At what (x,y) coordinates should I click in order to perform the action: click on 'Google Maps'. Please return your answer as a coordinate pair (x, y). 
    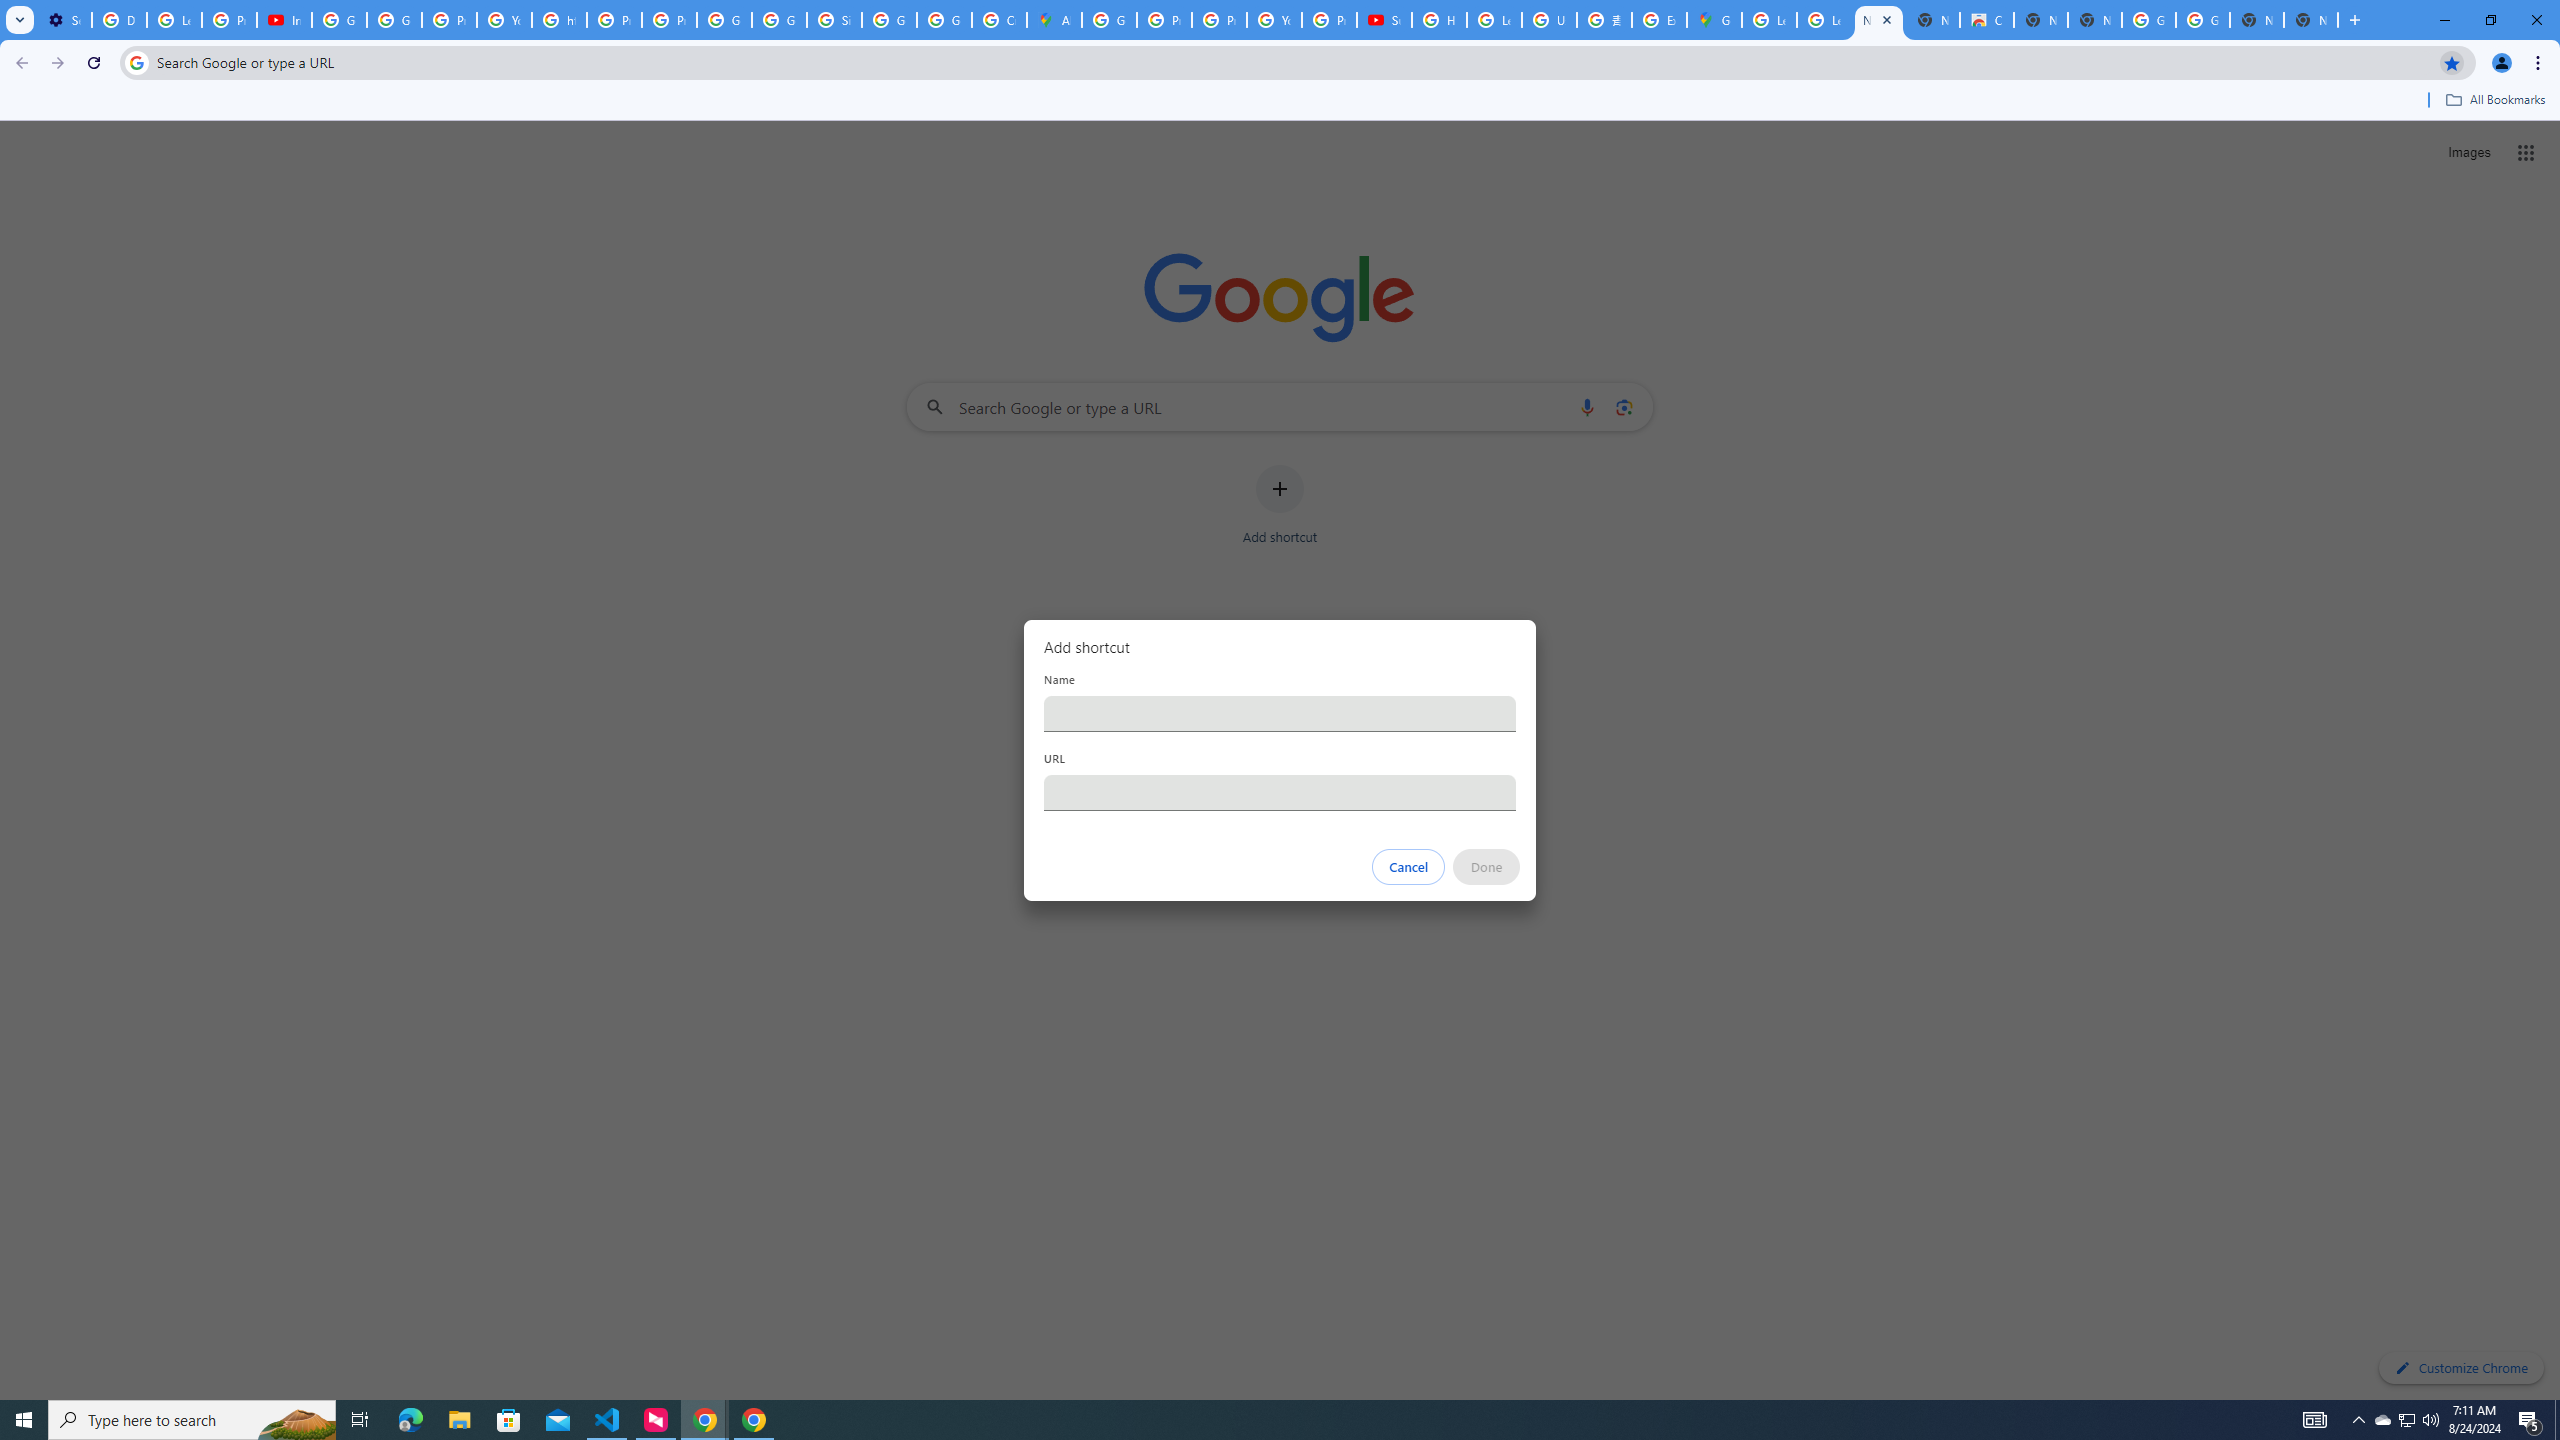
    Looking at the image, I should click on (1712, 19).